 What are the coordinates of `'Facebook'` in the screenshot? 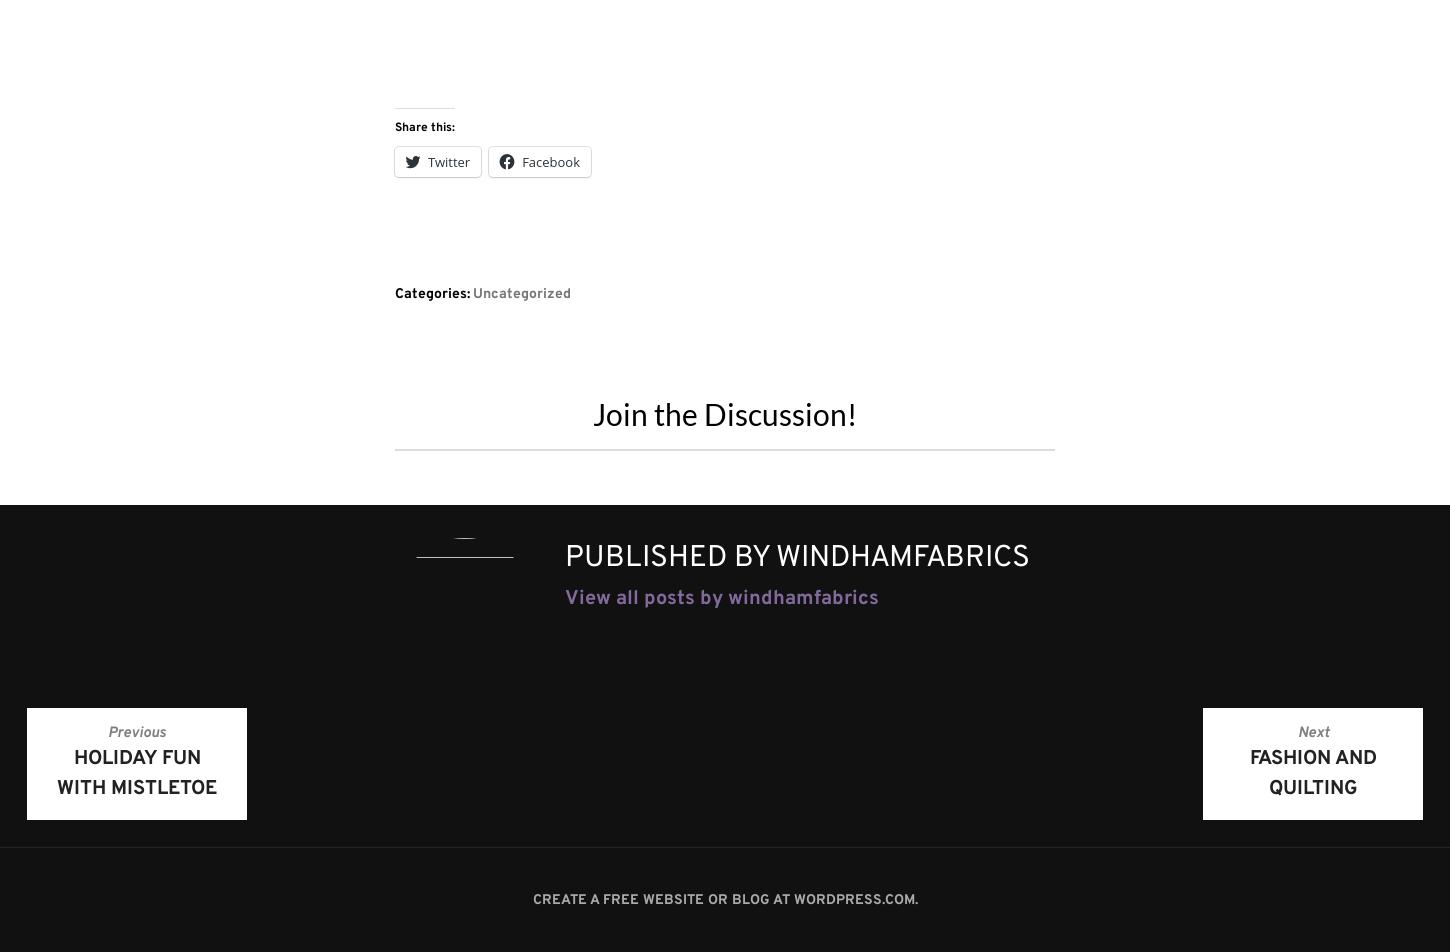 It's located at (522, 160).